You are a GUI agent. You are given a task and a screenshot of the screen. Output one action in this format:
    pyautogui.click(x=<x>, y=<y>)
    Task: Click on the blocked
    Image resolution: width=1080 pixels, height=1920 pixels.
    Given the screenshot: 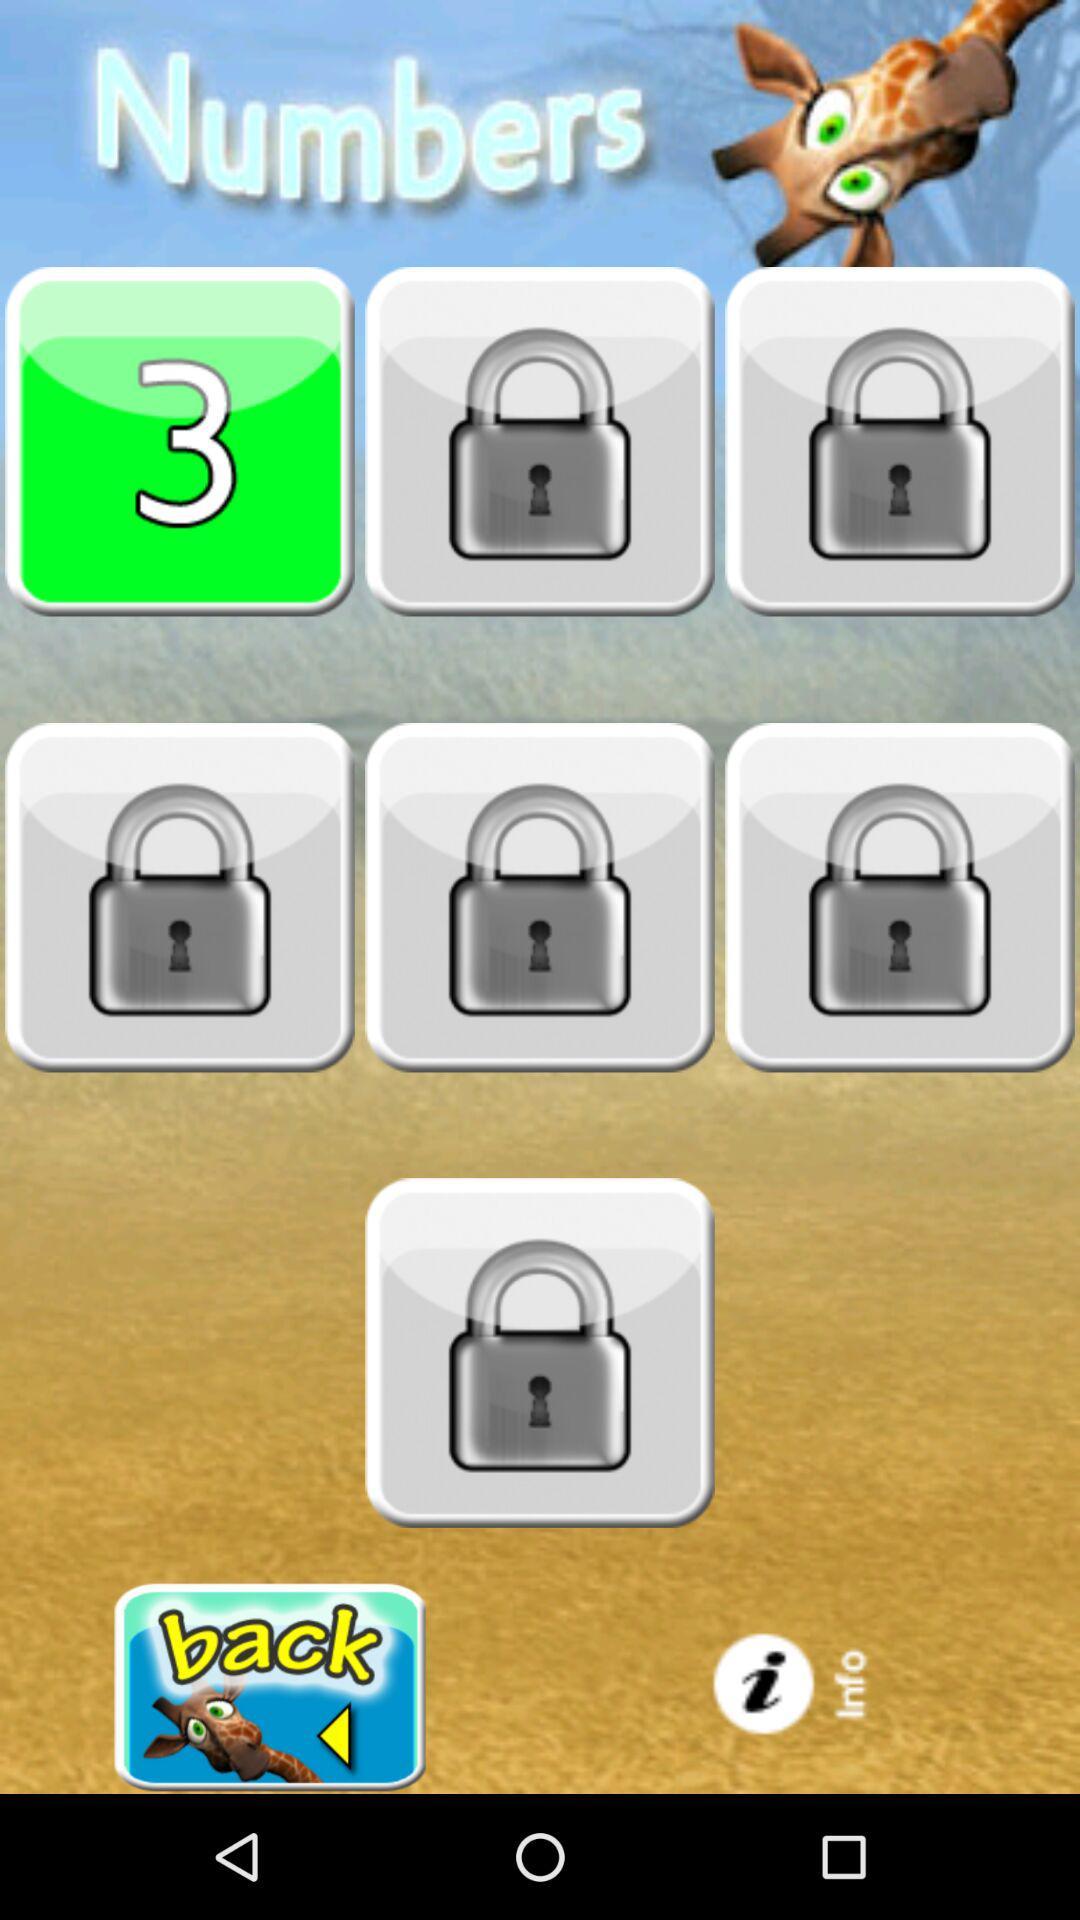 What is the action you would take?
    pyautogui.click(x=898, y=440)
    